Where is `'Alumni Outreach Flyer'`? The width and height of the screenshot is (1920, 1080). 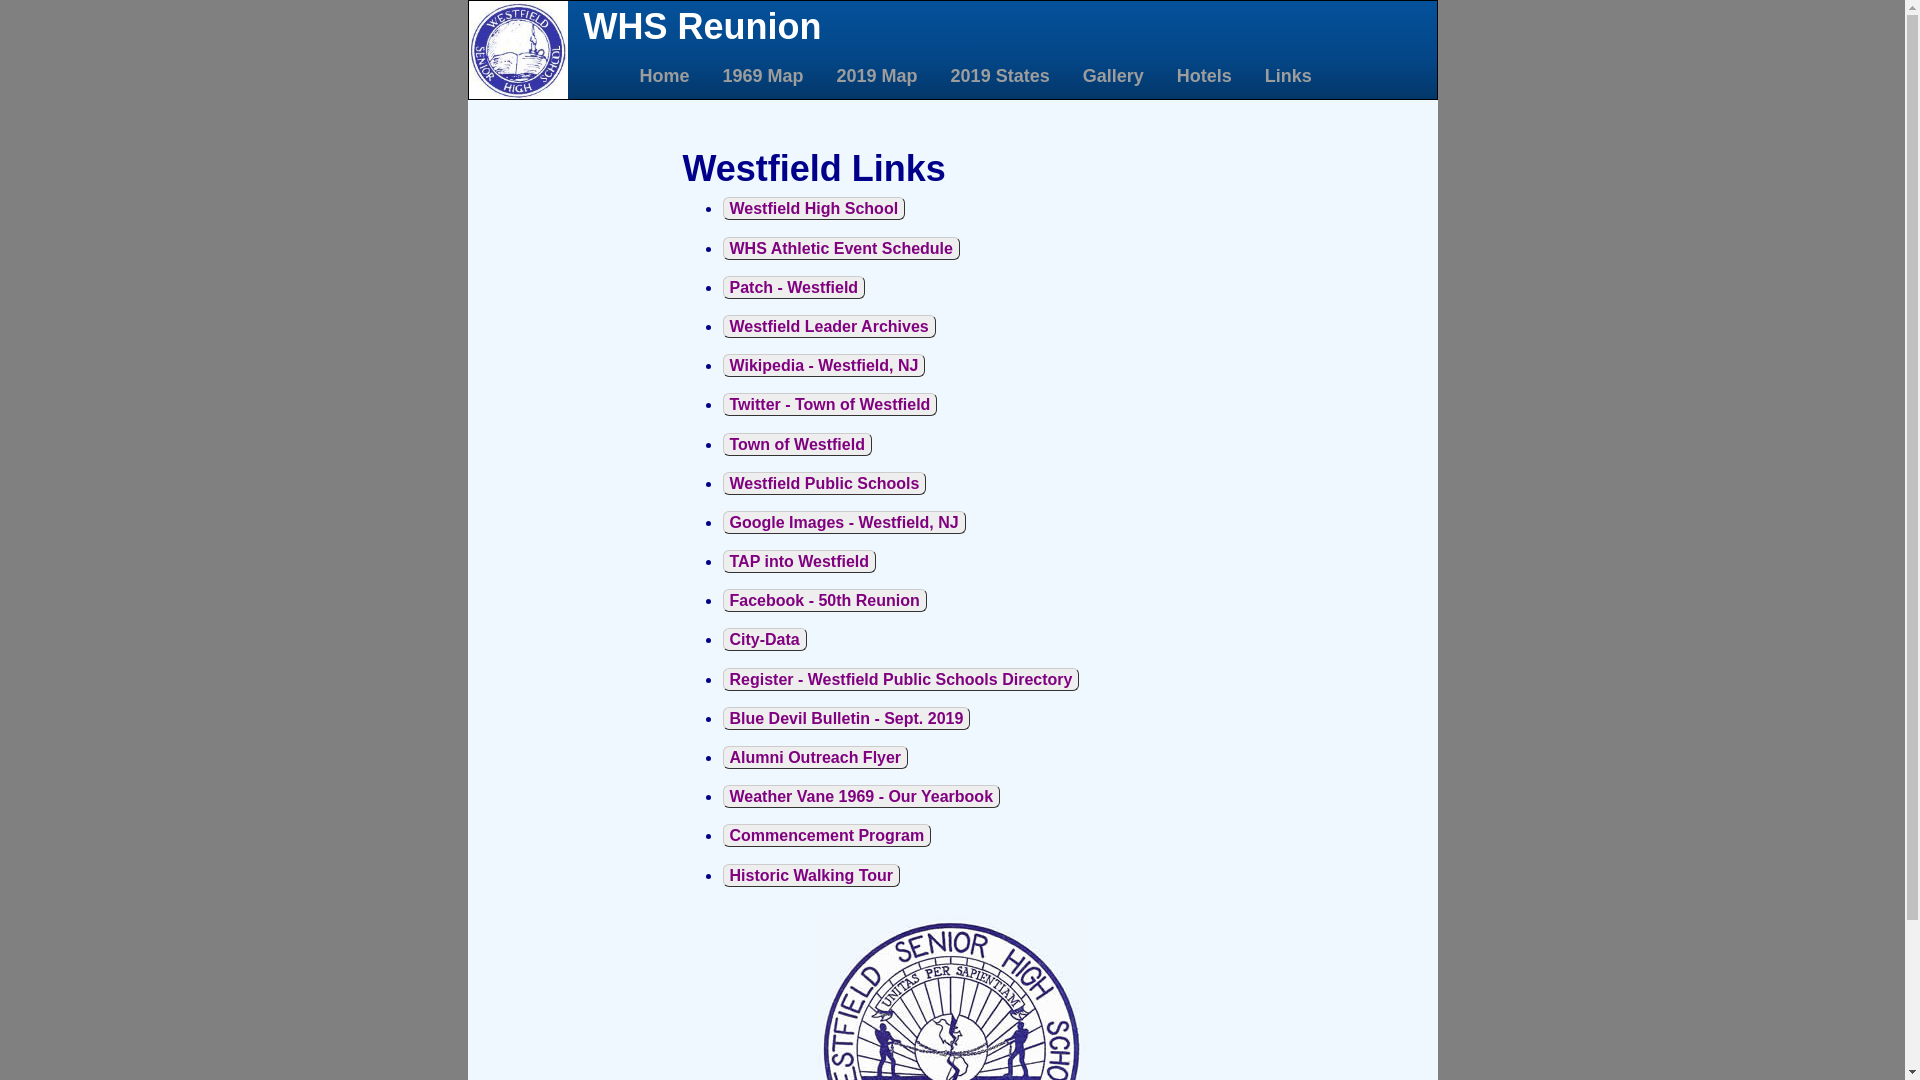 'Alumni Outreach Flyer' is located at coordinates (815, 757).